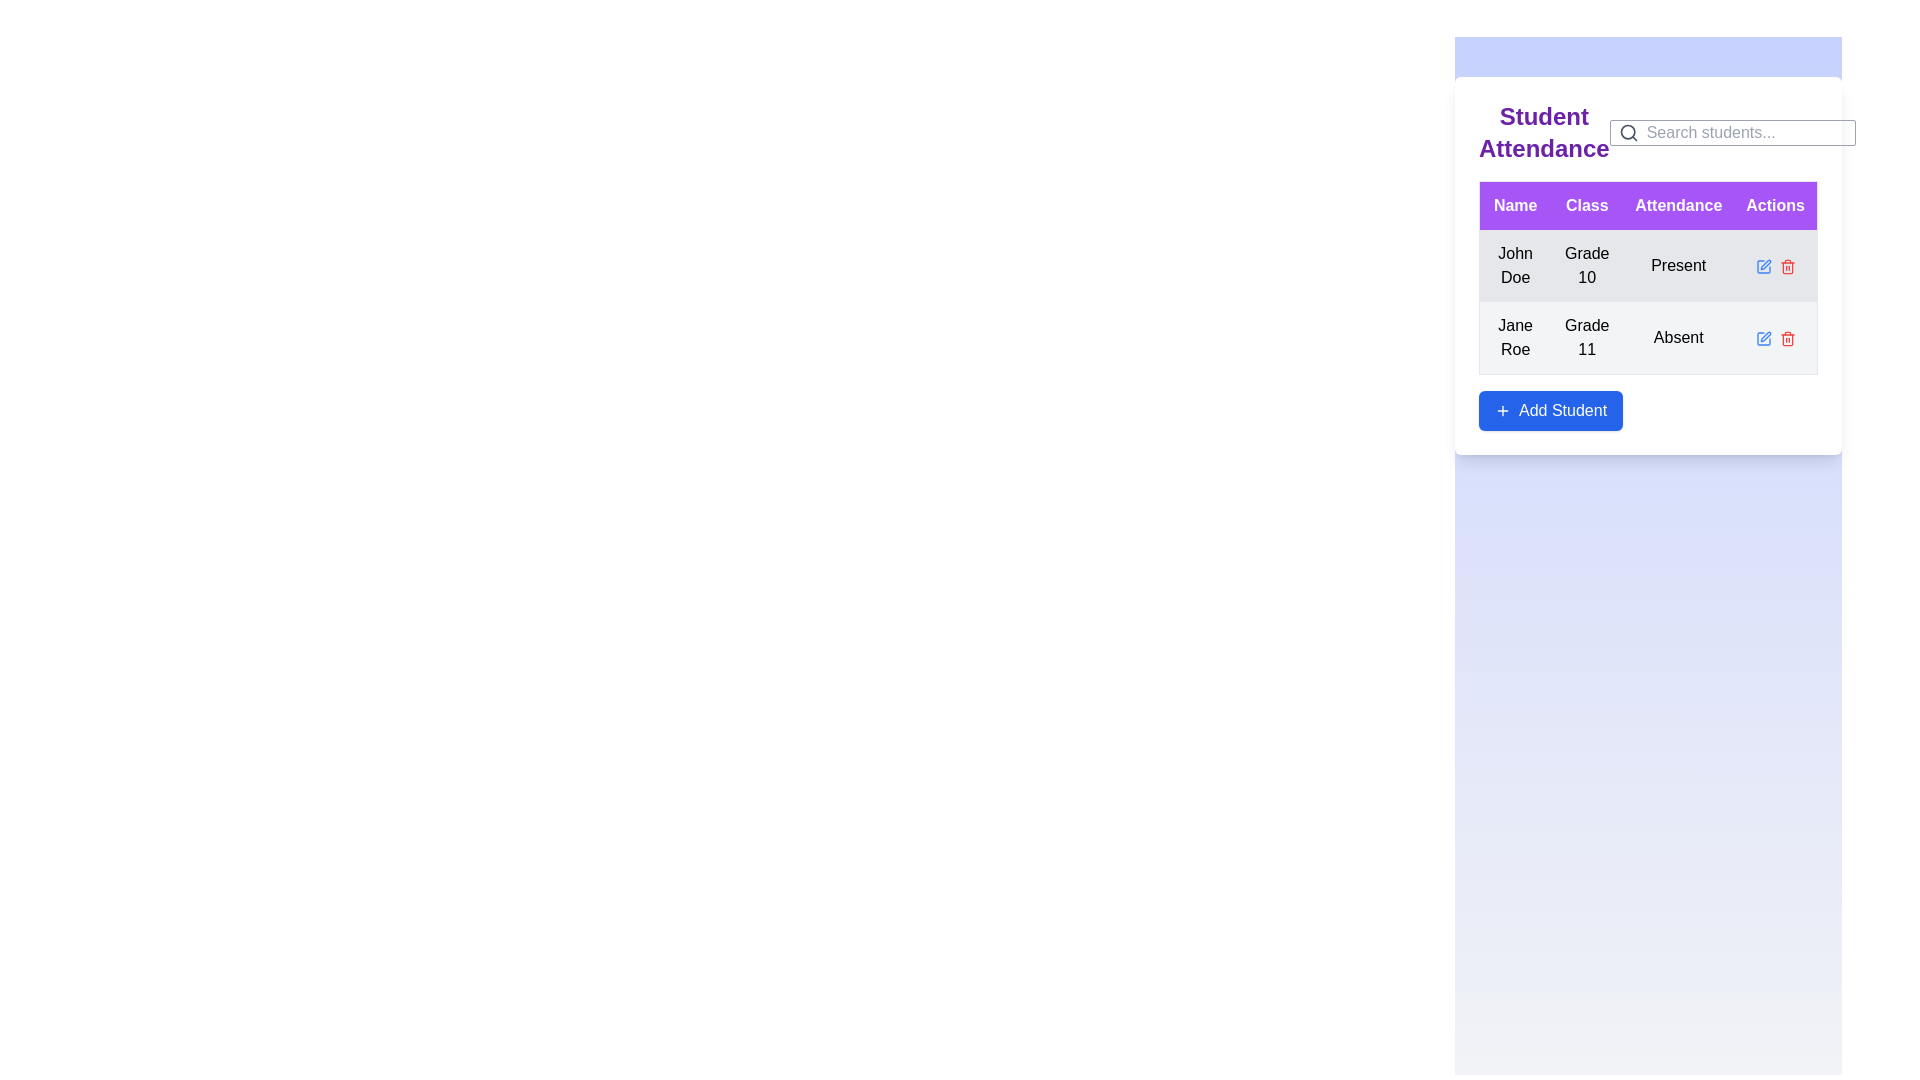 Image resolution: width=1920 pixels, height=1080 pixels. What do you see at coordinates (1586, 337) in the screenshot?
I see `the static text element displaying 'Grade 11' which is bold and centered in the 'Class' column of the table for the row corresponding to 'Jane Roe'` at bounding box center [1586, 337].